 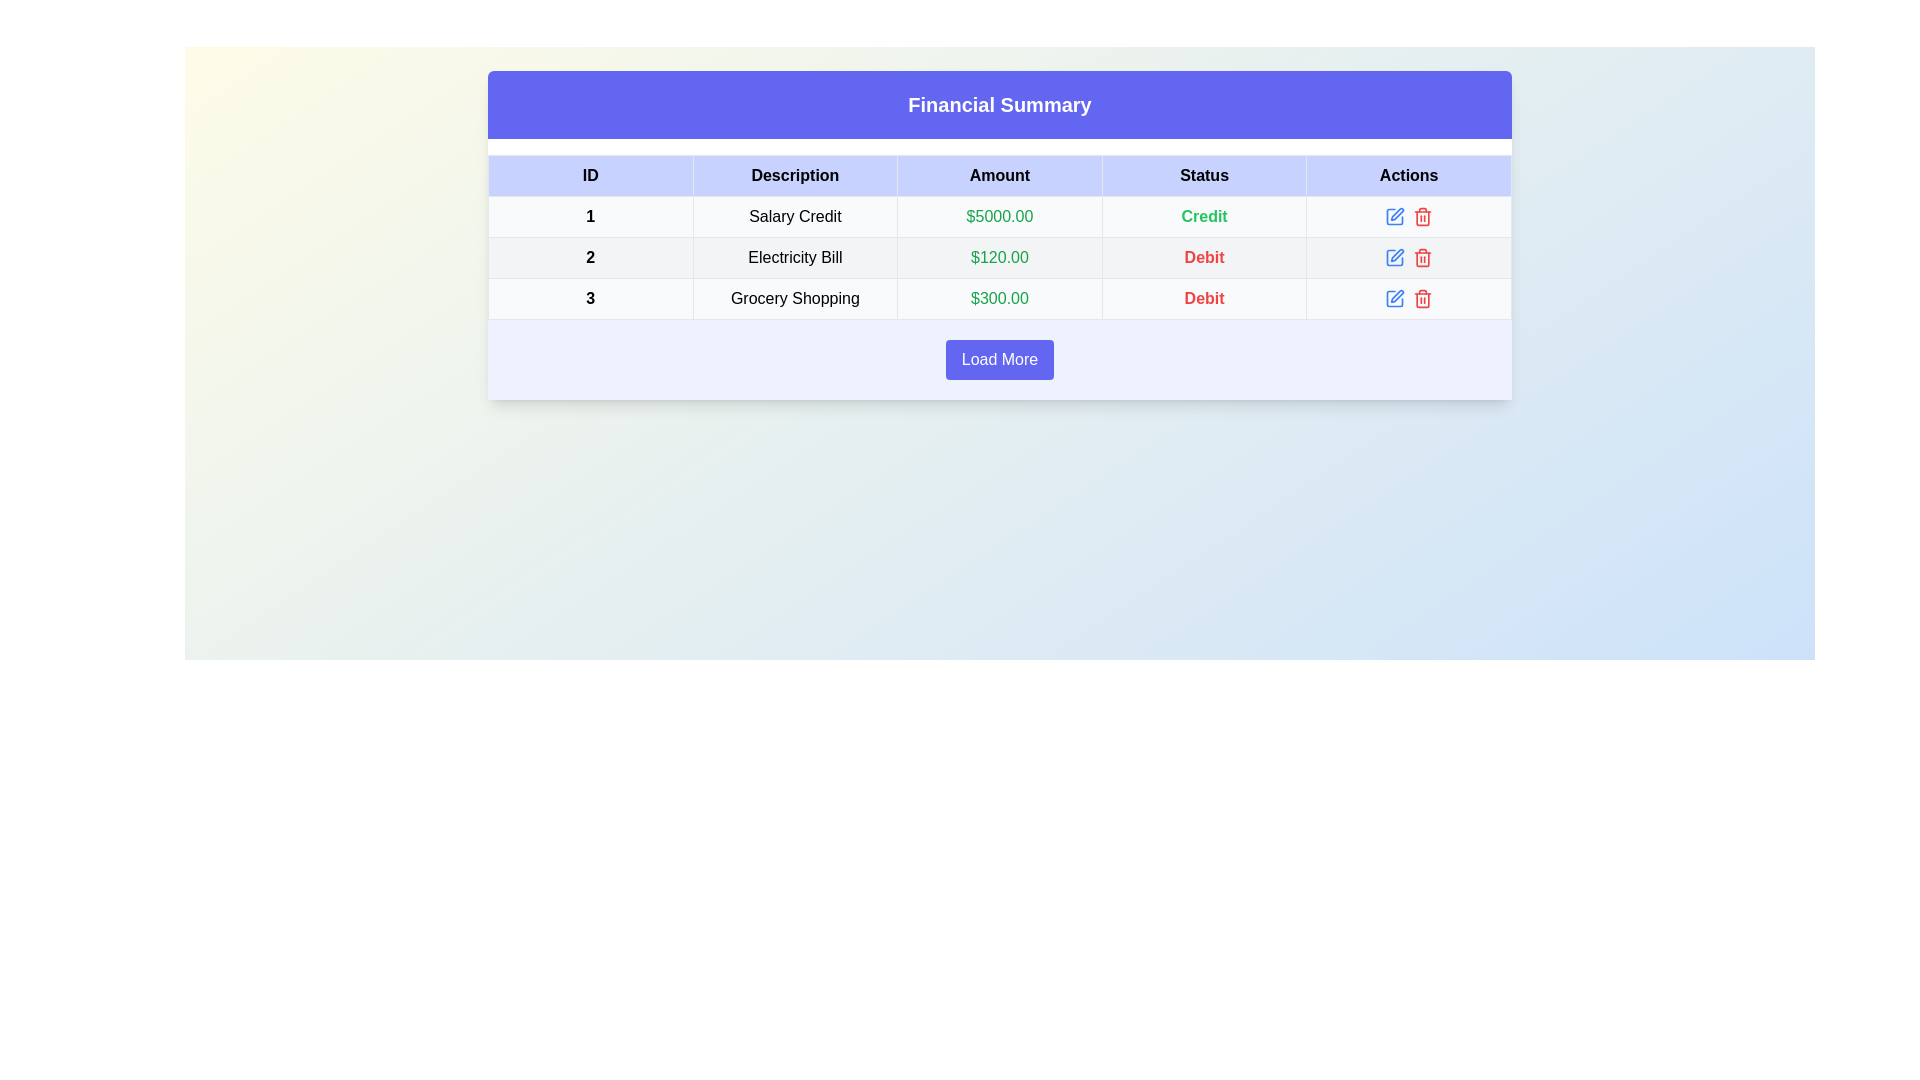 What do you see at coordinates (999, 216) in the screenshot?
I see `transaction data displayed in the first row of the table under the 'Financial Summary' header, which includes its ID, description, credited amount, and status` at bounding box center [999, 216].